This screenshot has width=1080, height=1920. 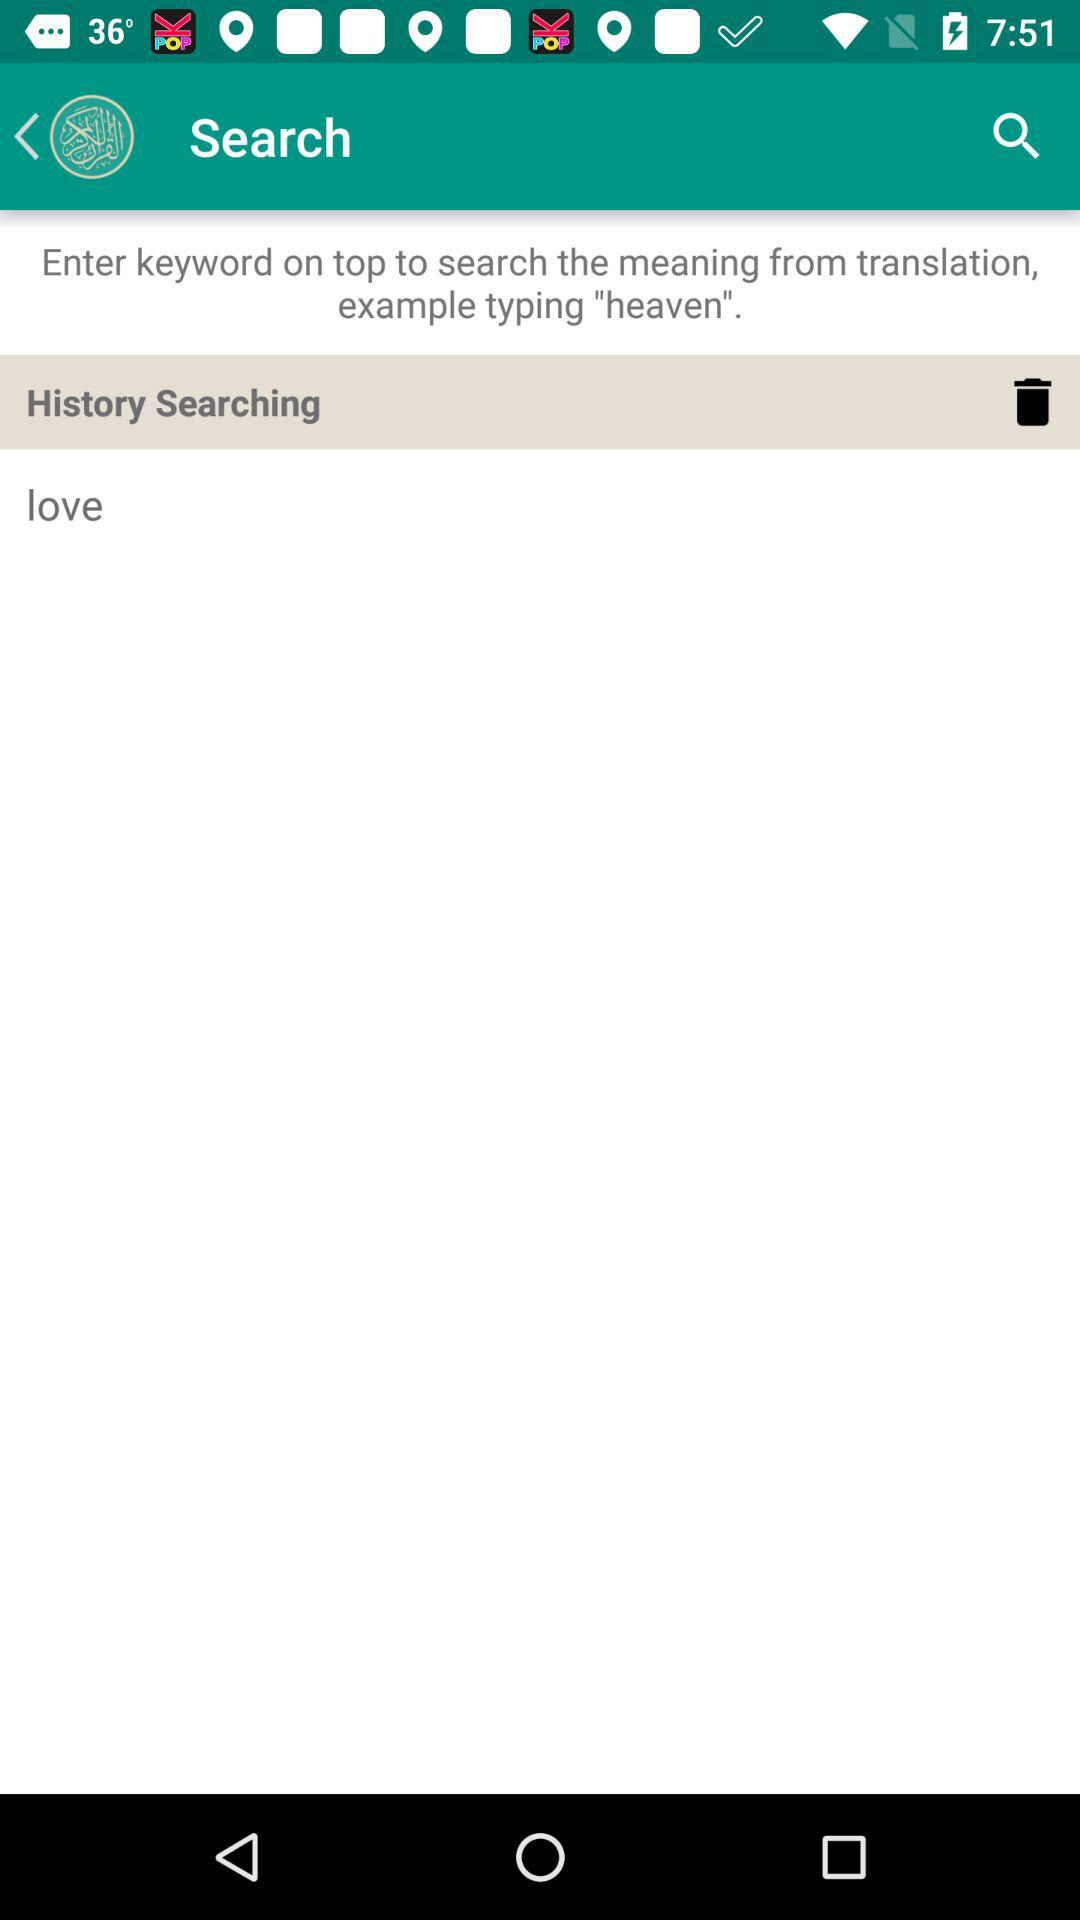 What do you see at coordinates (72, 135) in the screenshot?
I see `the icon above the enter keyword on` at bounding box center [72, 135].